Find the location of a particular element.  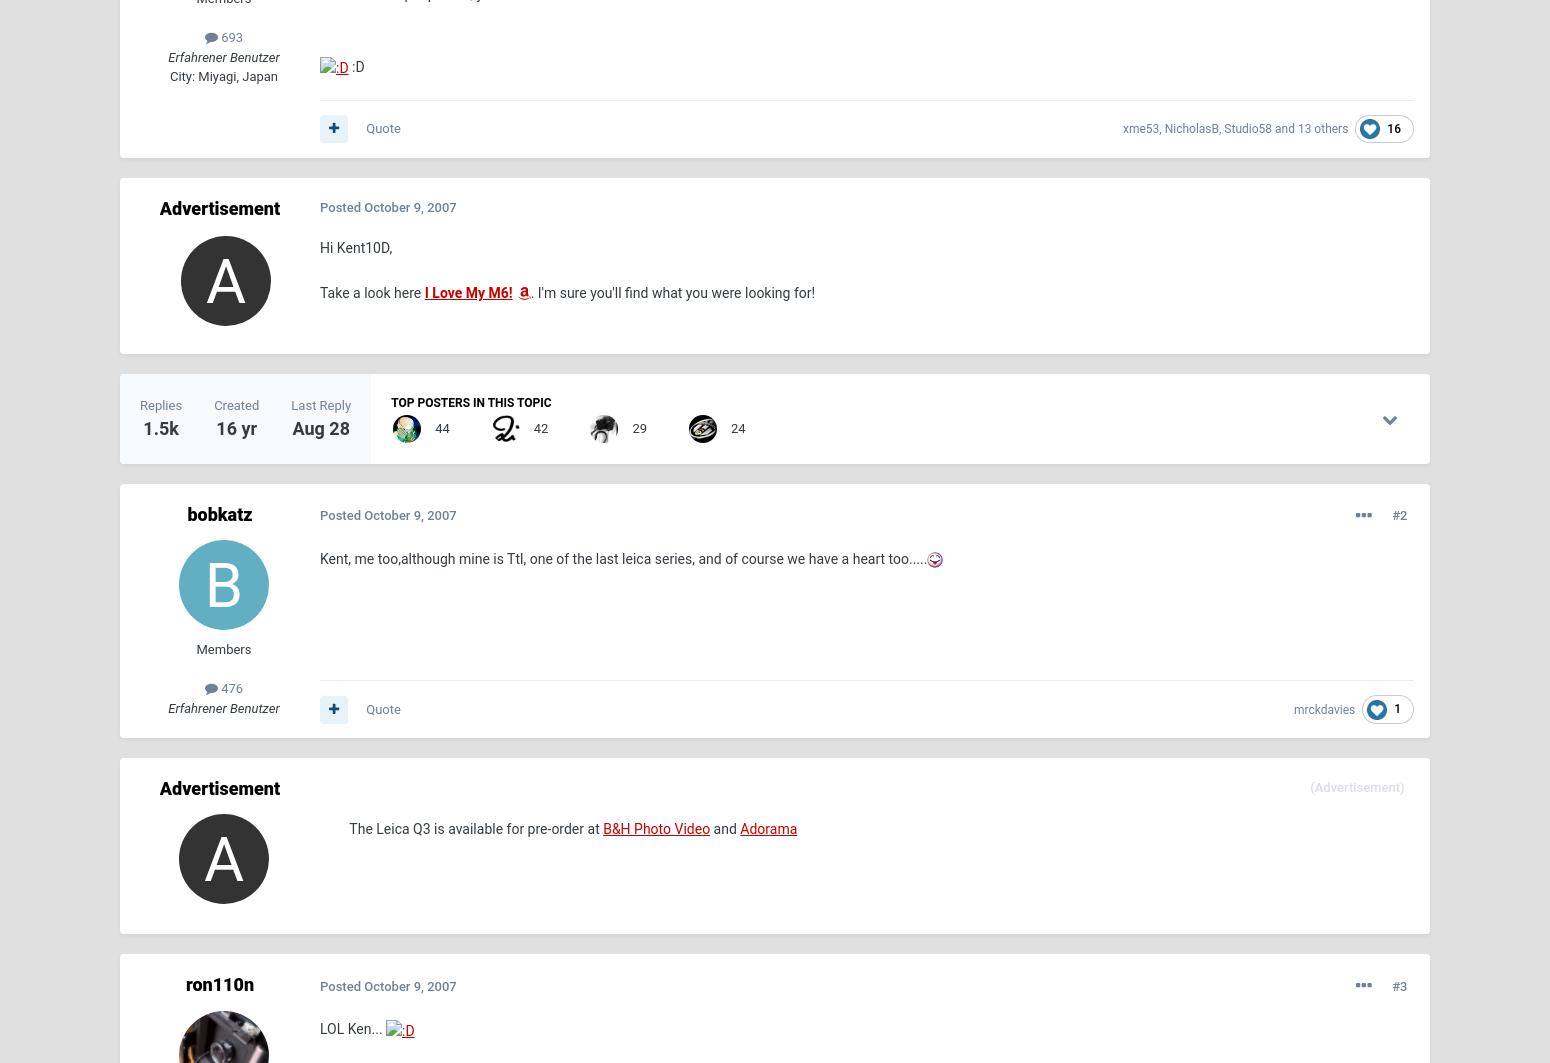

'September 19' is located at coordinates (249, 647).